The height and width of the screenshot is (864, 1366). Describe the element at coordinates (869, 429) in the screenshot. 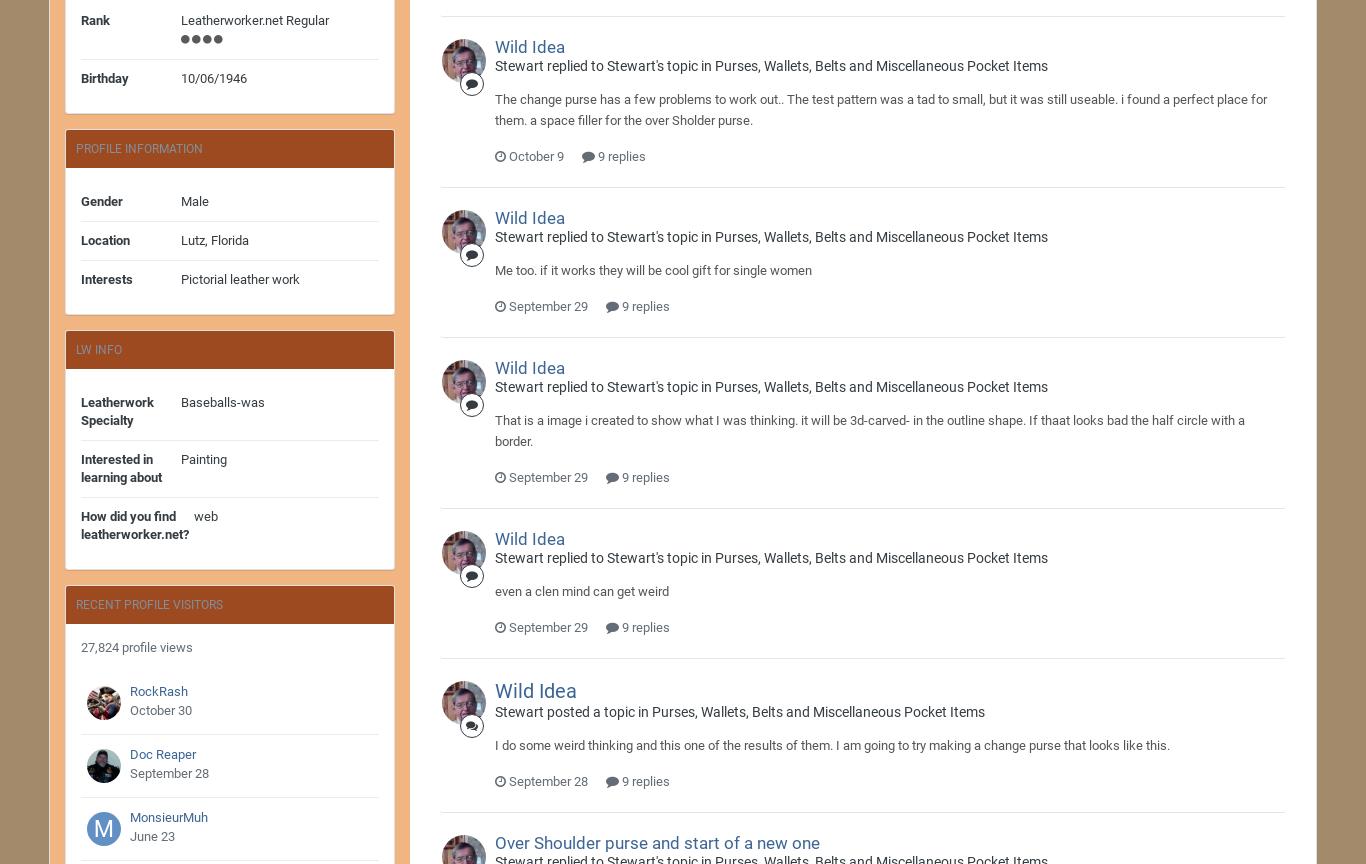

I see `'That is a image i created to show what I was thinking.
 


	it will be 3d-carved- in the outline shape.
 


	If thaat looks bad the half circle with a border.'` at that location.